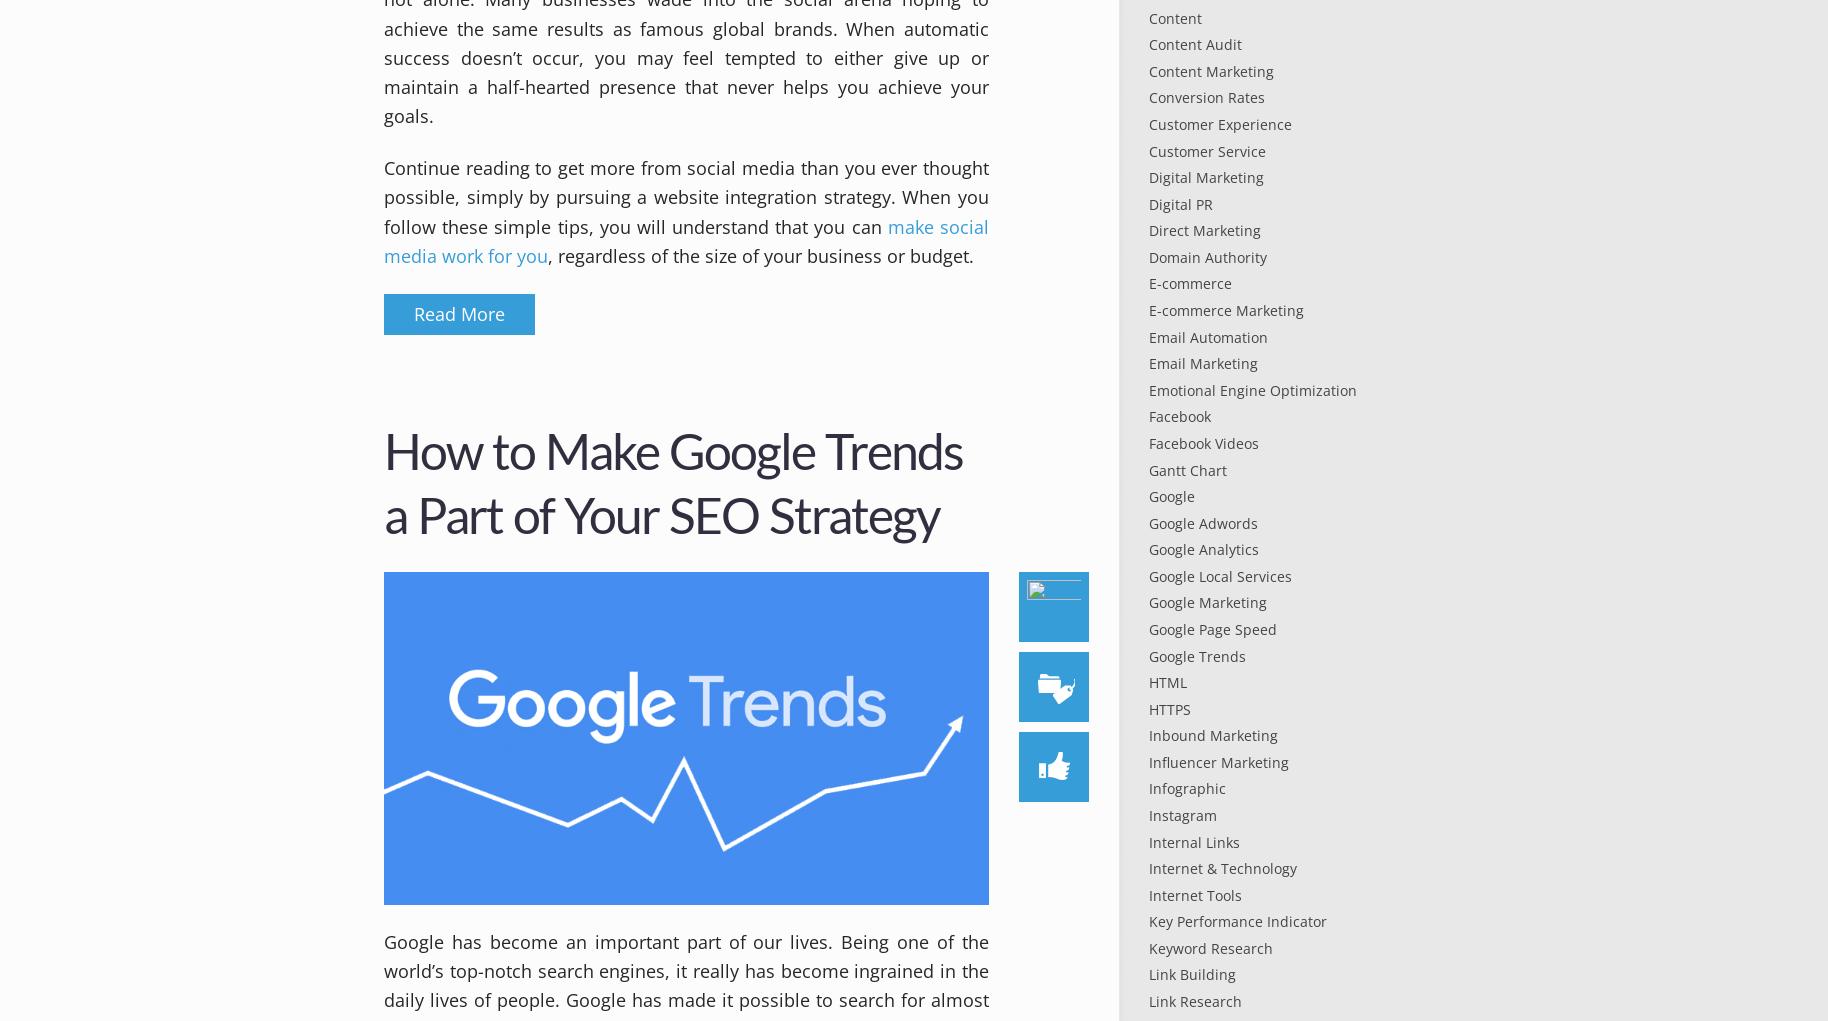 This screenshot has width=1828, height=1021. Describe the element at coordinates (1202, 522) in the screenshot. I see `'Google Adwords'` at that location.